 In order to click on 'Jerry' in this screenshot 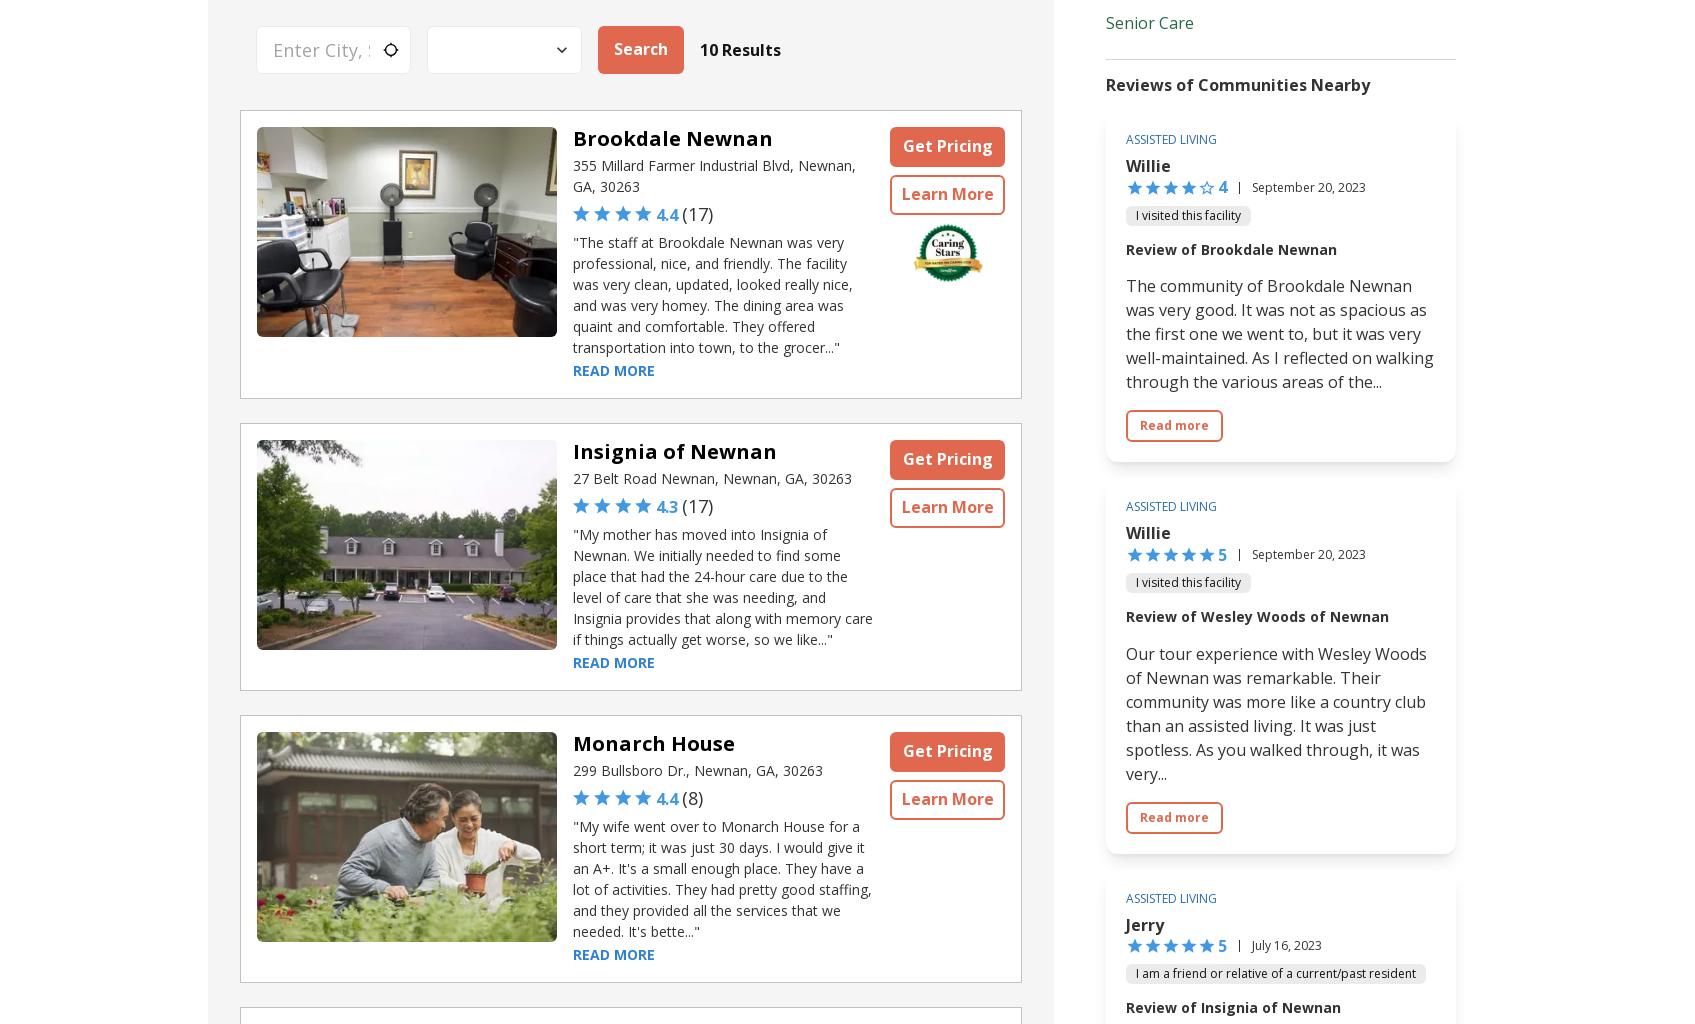, I will do `click(1143, 922)`.